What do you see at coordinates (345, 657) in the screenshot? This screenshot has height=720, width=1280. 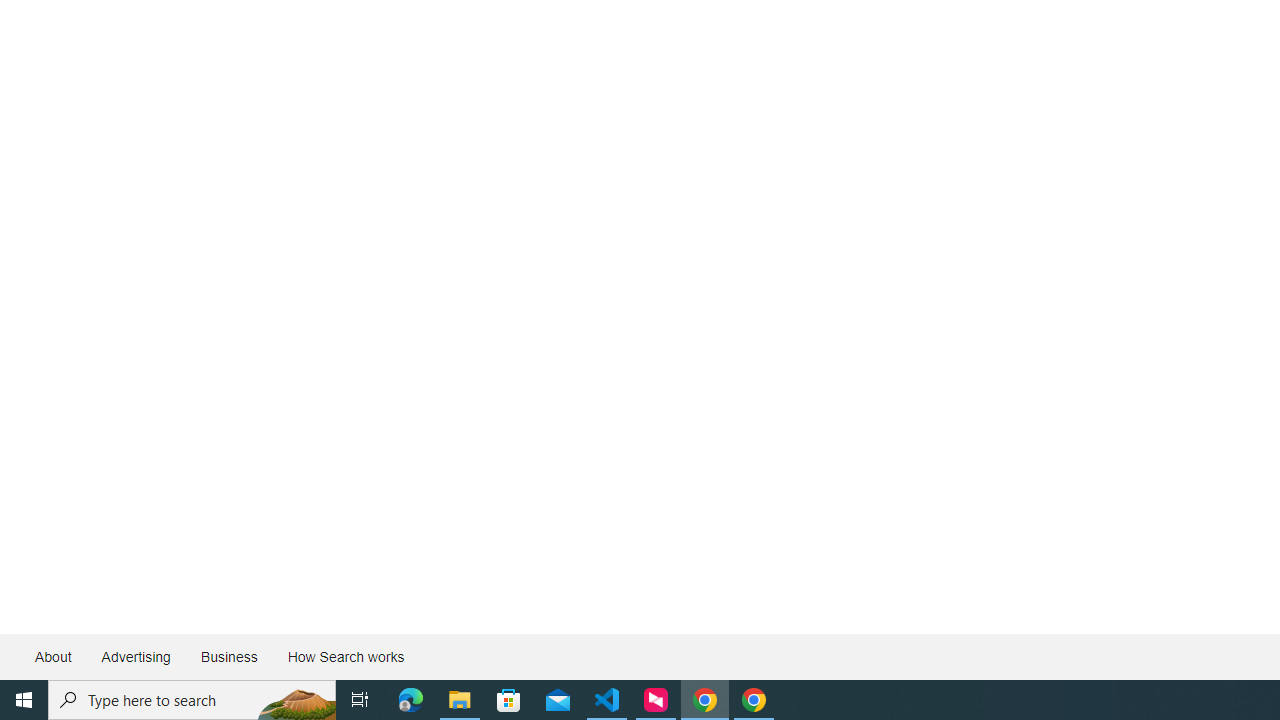 I see `'How Search works'` at bounding box center [345, 657].